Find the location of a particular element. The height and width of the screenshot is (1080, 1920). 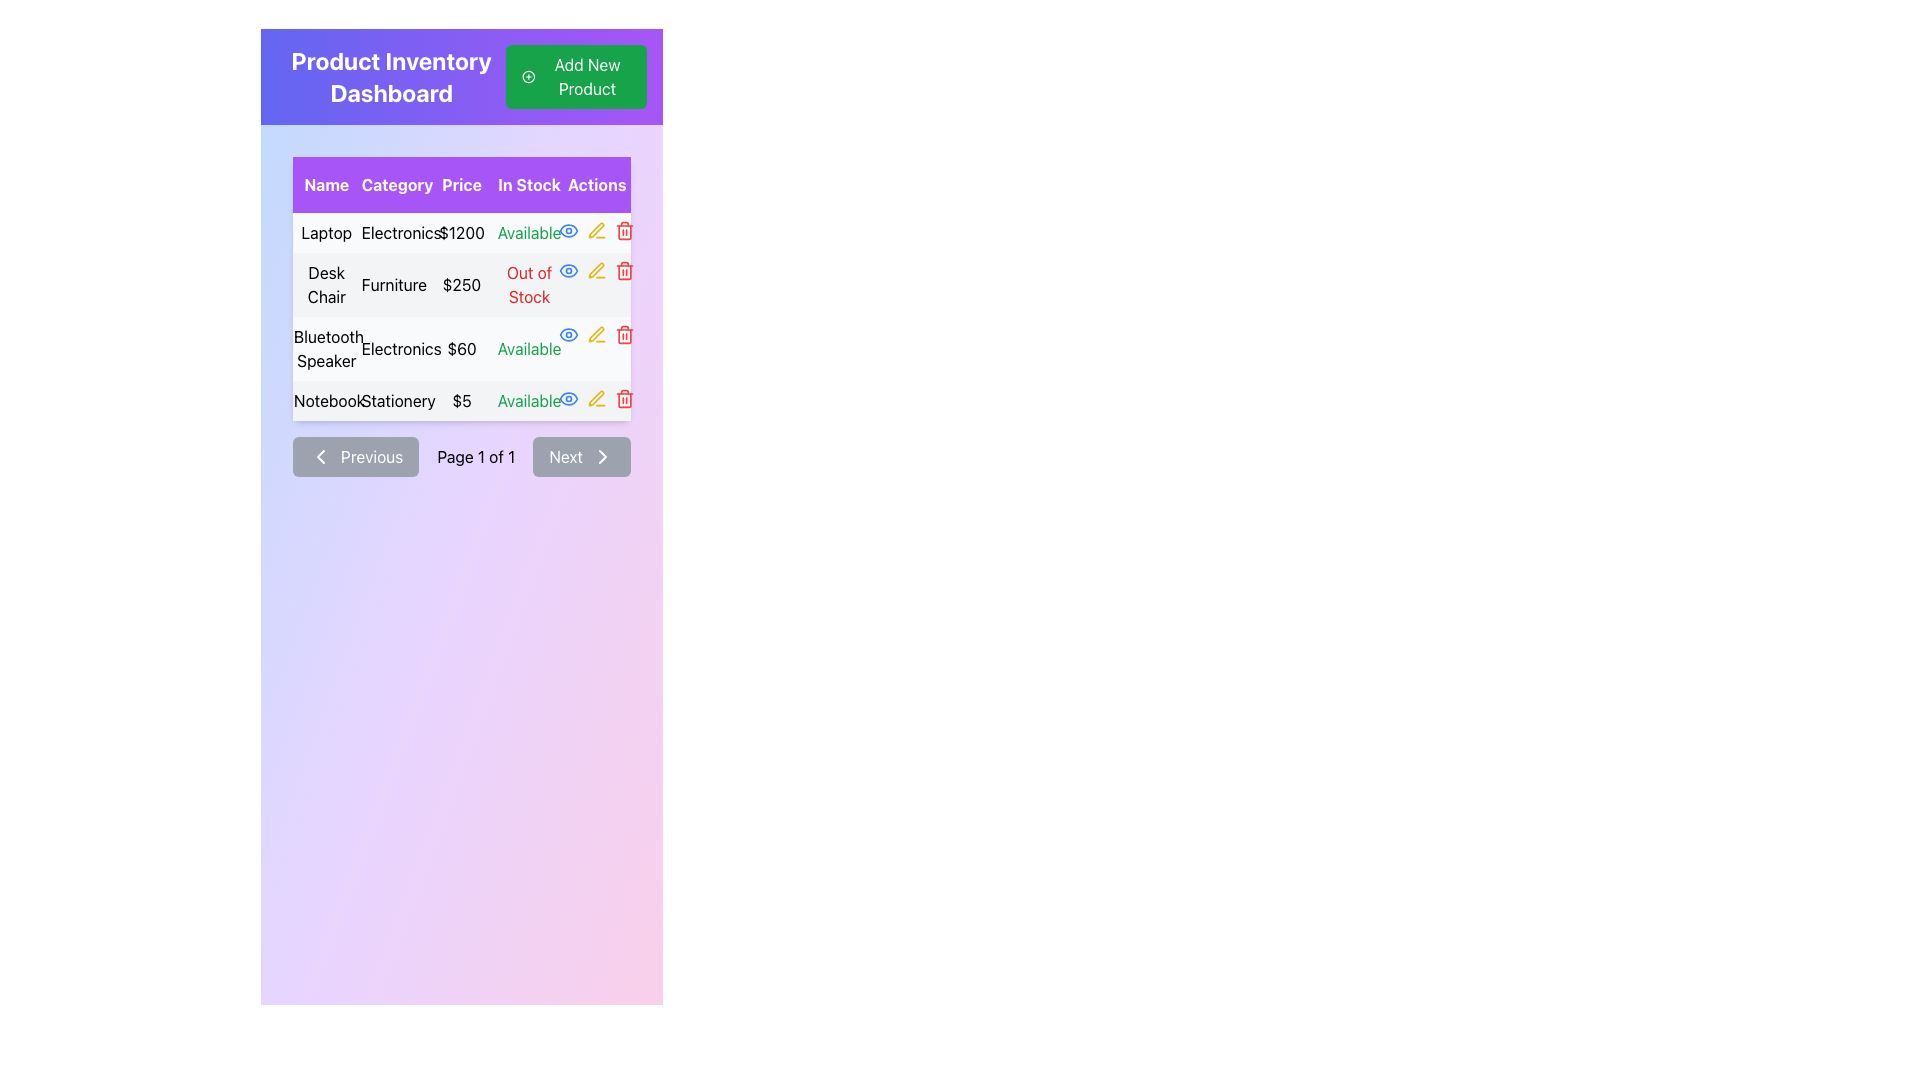

the 'Previous' button located at the bottom-left corner of the pagination controls is located at coordinates (355, 456).